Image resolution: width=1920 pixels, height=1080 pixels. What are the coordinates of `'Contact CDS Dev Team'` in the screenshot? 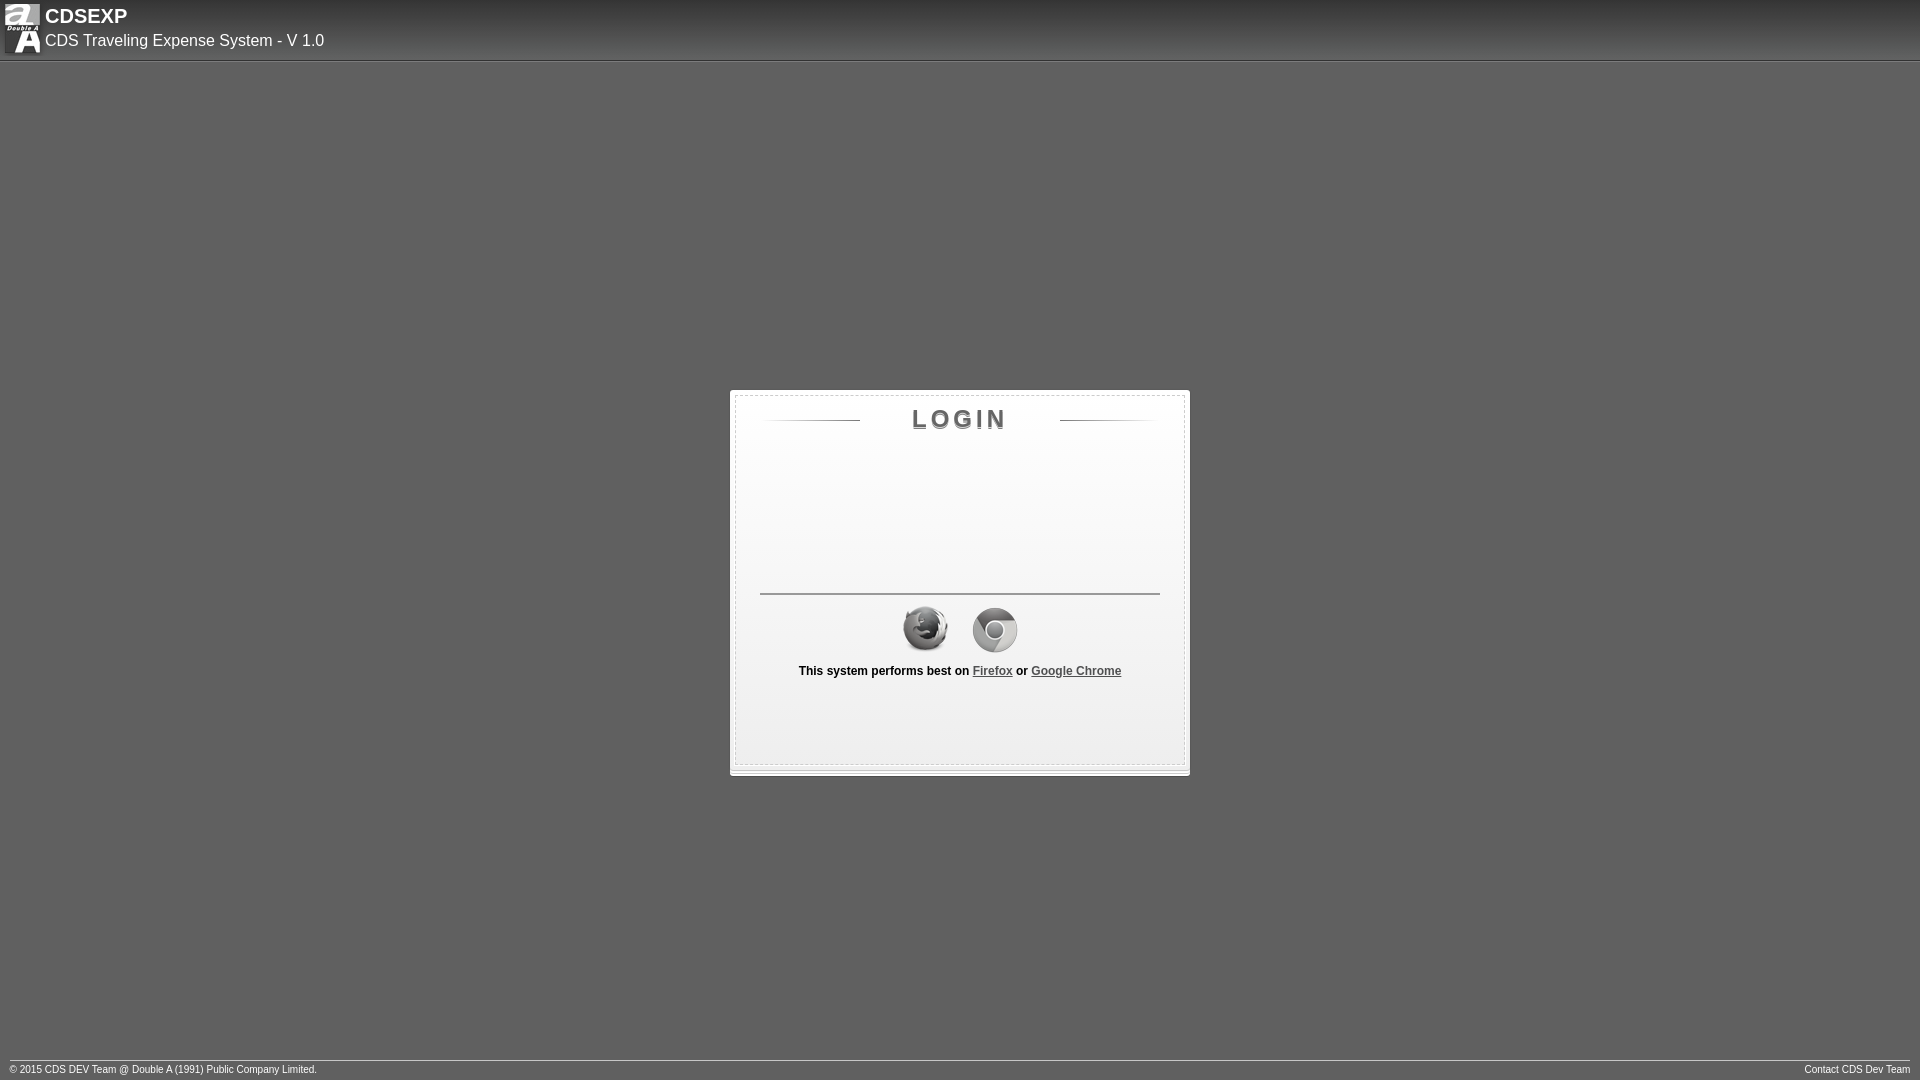 It's located at (1804, 1068).